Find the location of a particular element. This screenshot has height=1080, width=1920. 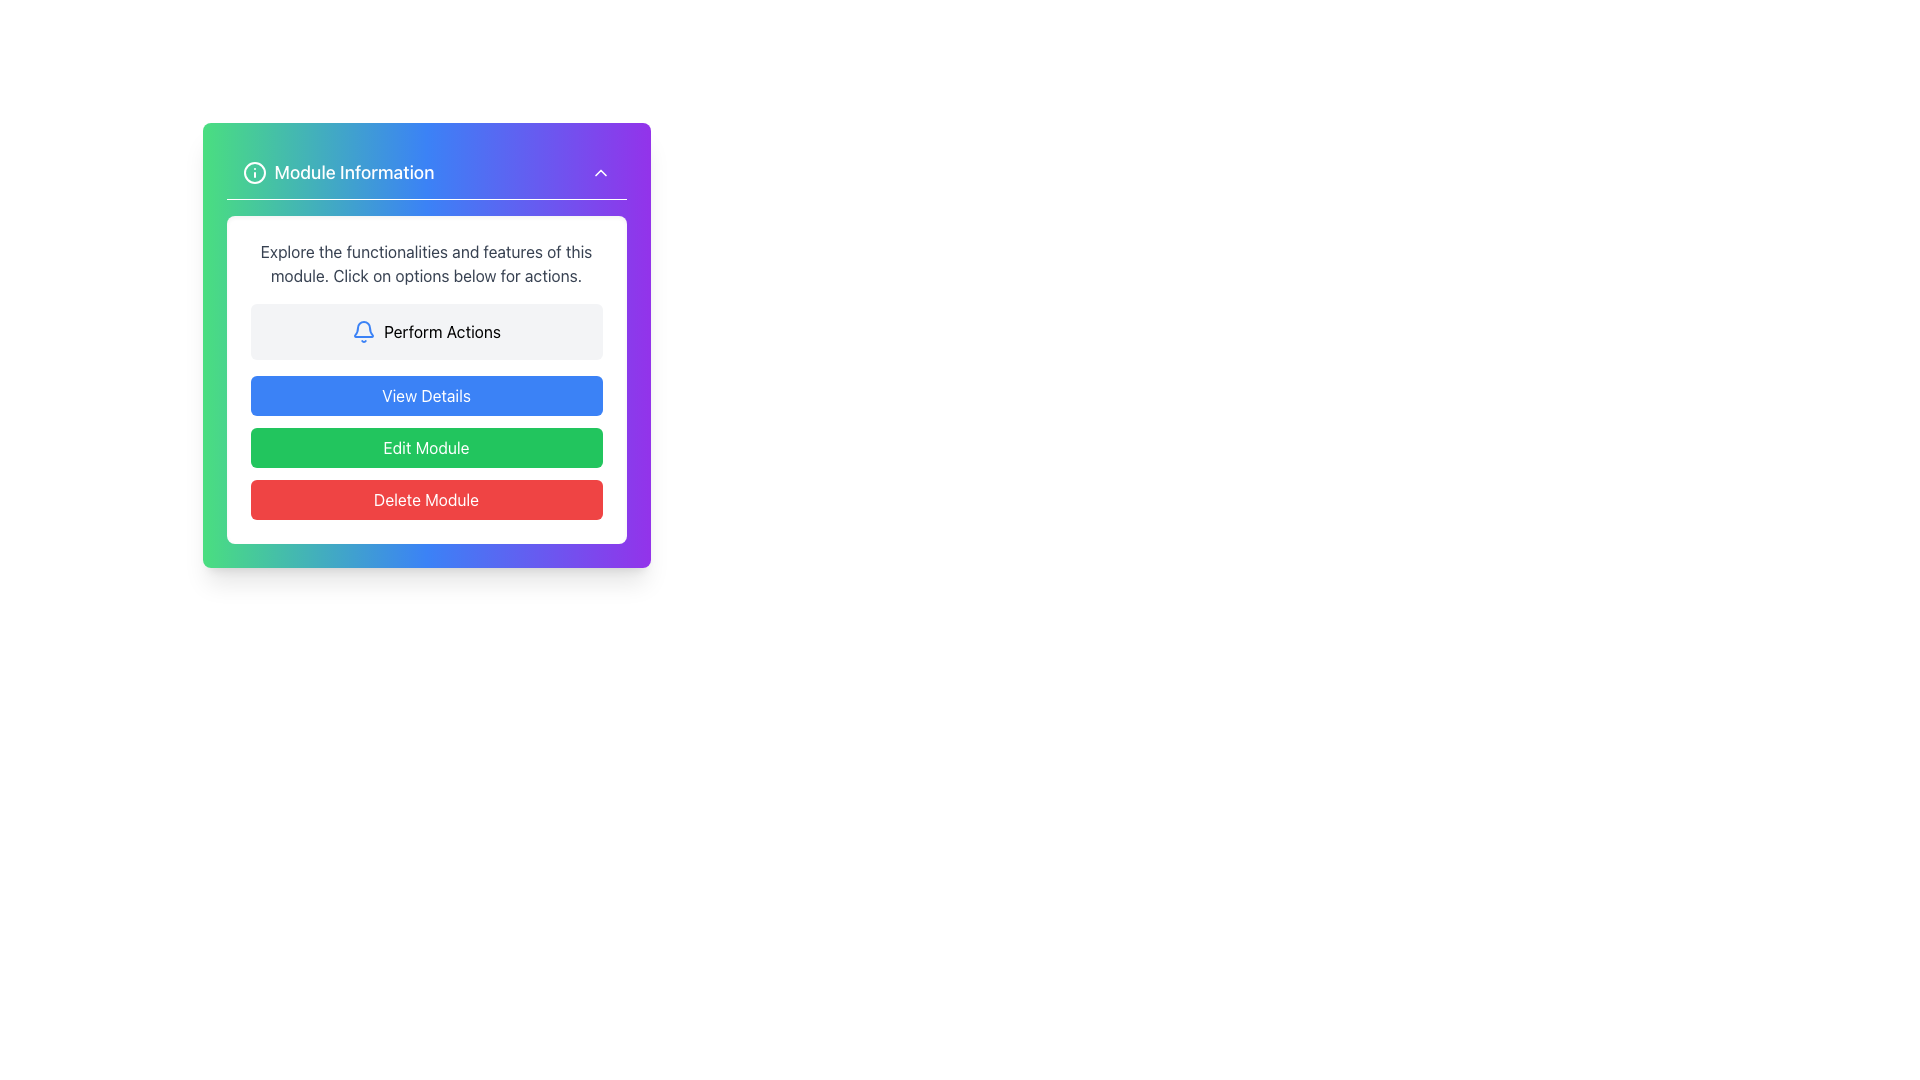

the circular SVG icon with an outlined border located to the left of the 'Module Information' text header is located at coordinates (253, 172).